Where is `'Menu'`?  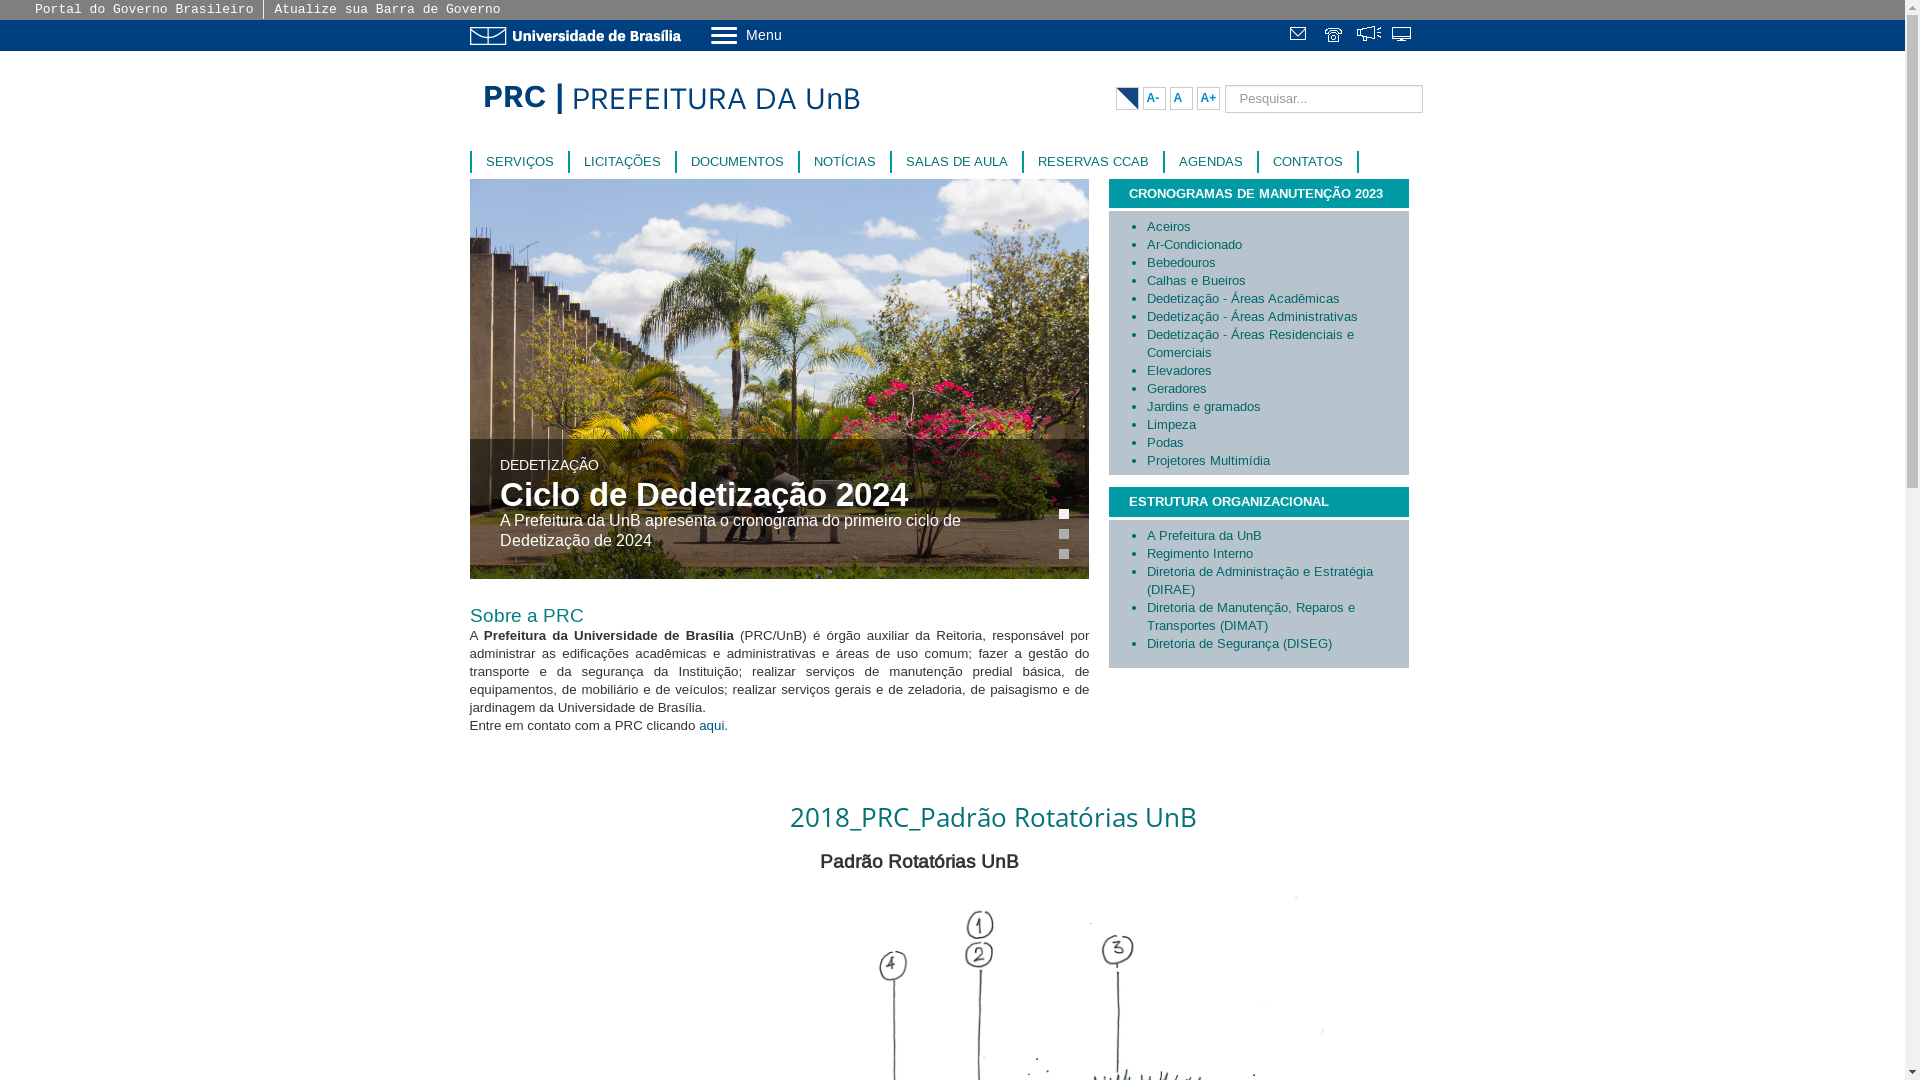
'Menu' is located at coordinates (796, 34).